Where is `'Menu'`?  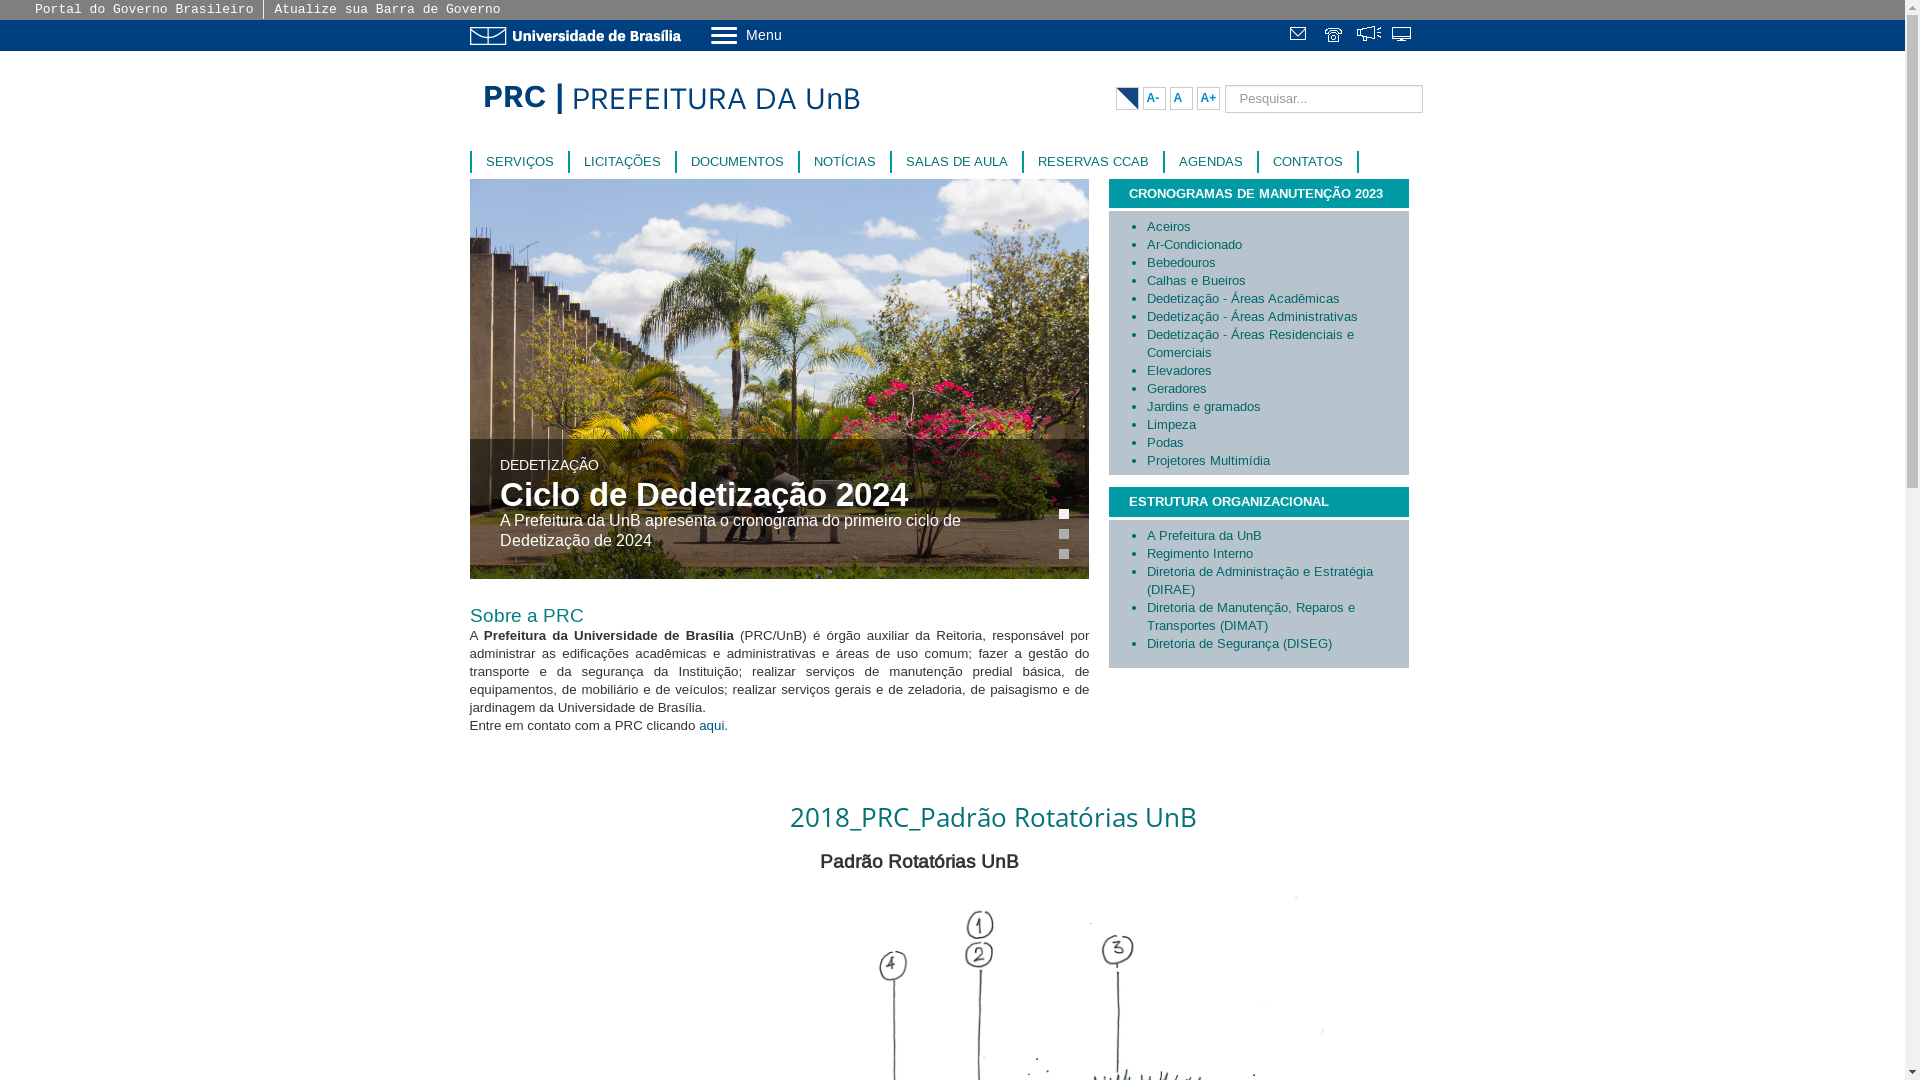
'Menu' is located at coordinates (796, 34).